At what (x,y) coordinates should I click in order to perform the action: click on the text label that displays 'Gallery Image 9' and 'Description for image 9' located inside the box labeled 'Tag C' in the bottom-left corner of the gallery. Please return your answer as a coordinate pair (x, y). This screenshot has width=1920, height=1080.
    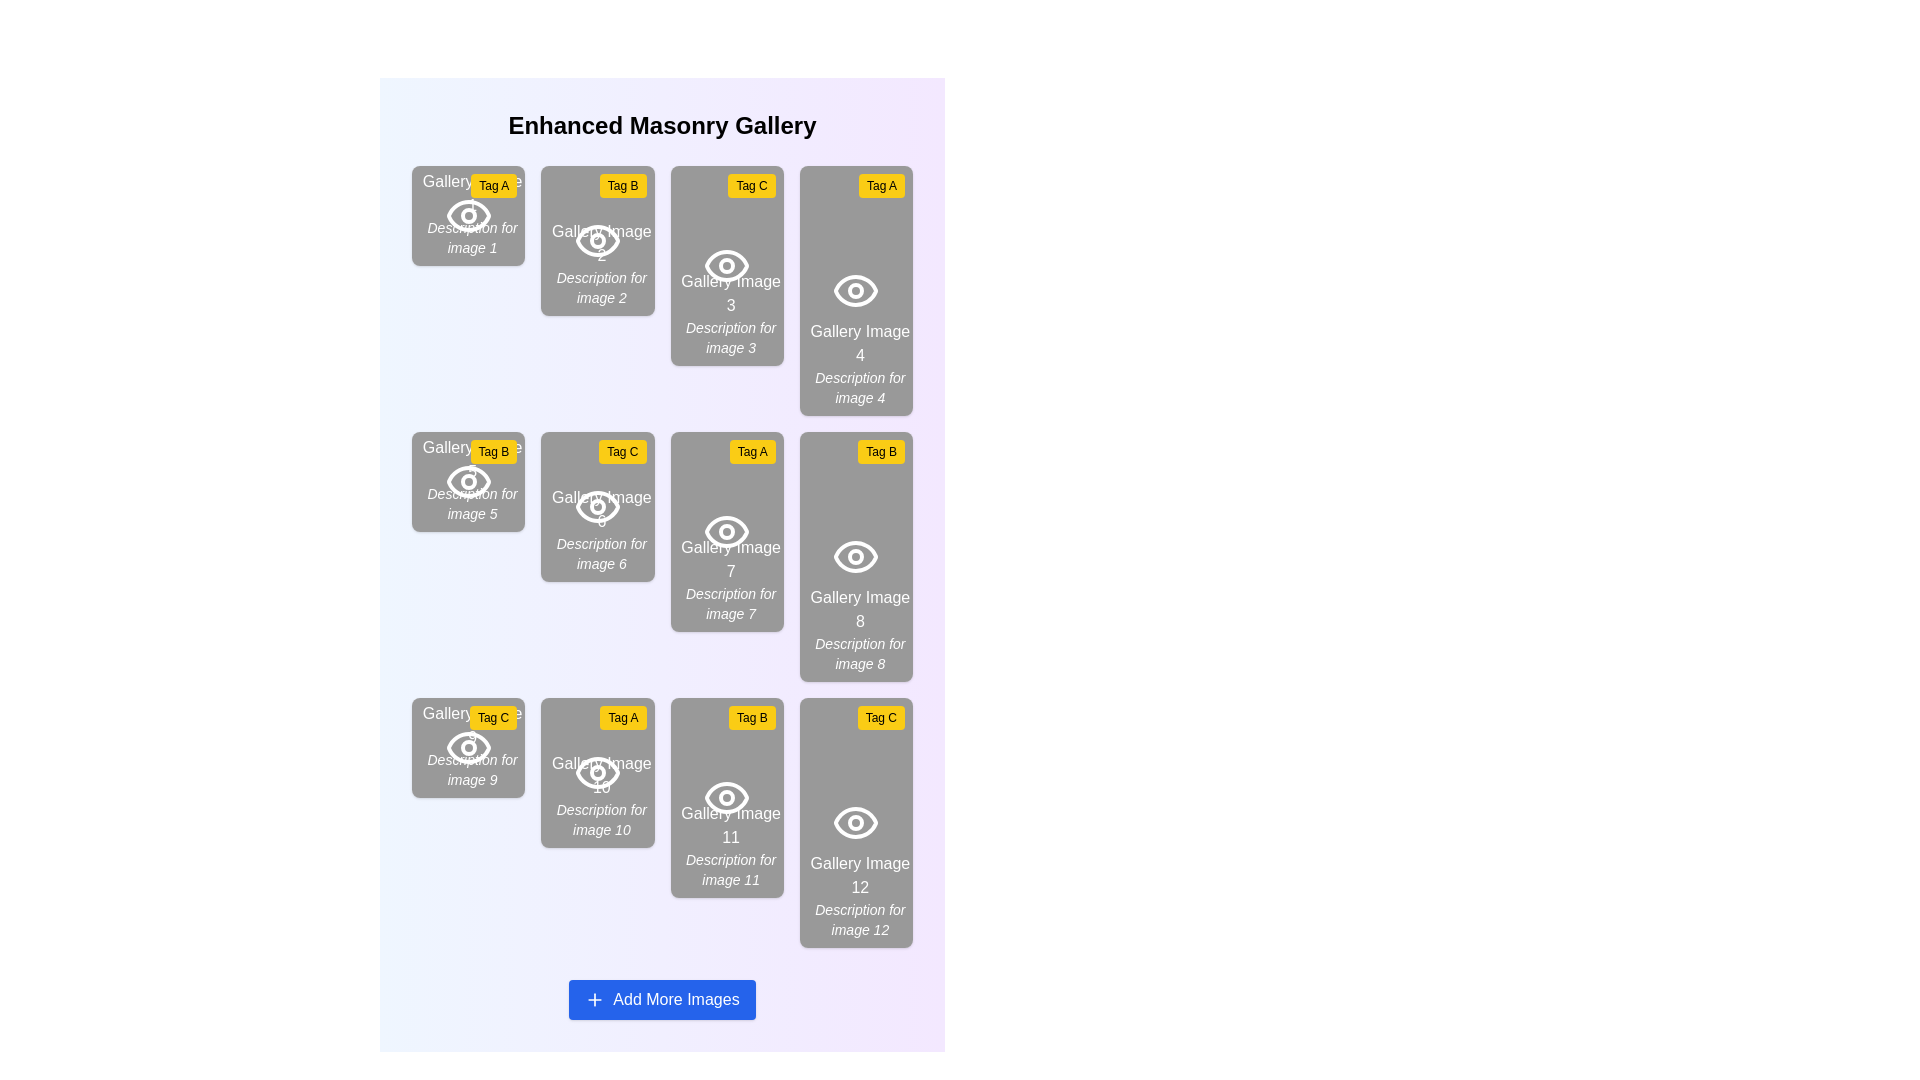
    Looking at the image, I should click on (471, 745).